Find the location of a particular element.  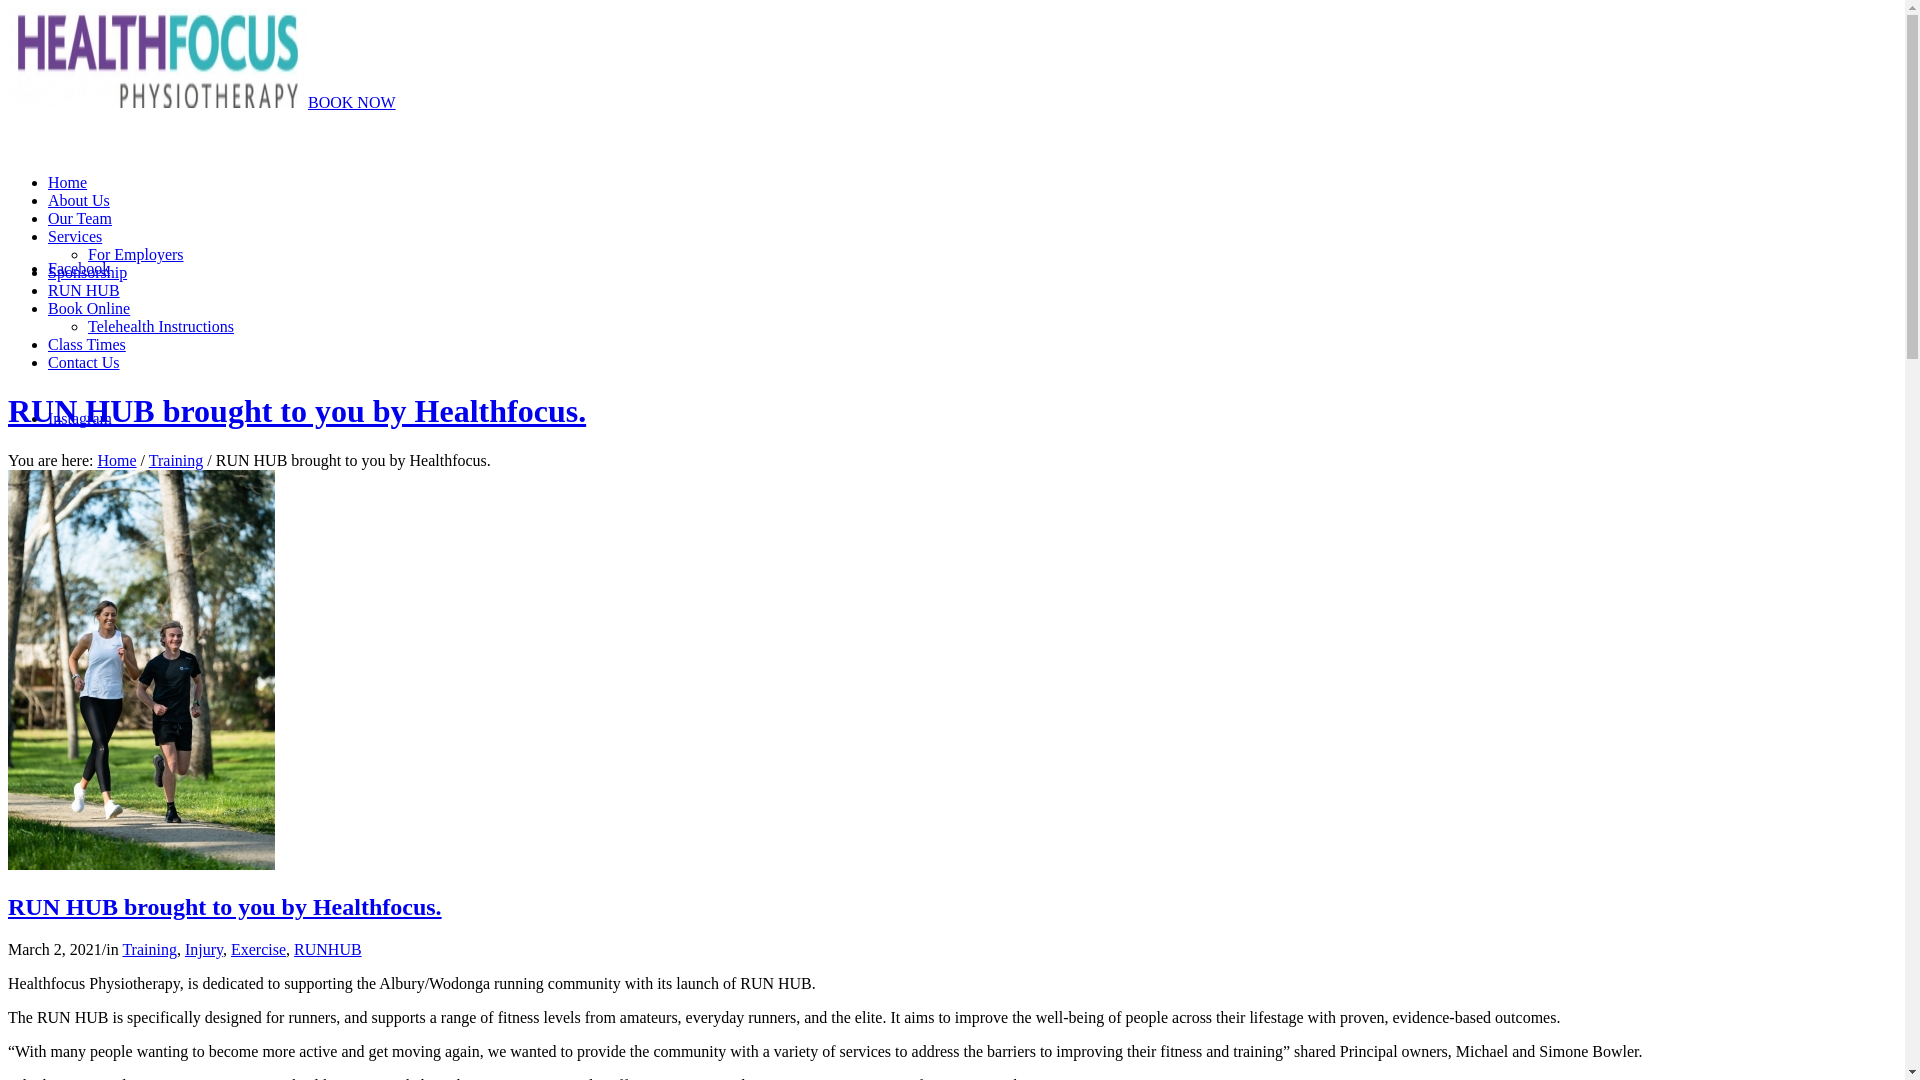

'Facebook' is located at coordinates (78, 267).